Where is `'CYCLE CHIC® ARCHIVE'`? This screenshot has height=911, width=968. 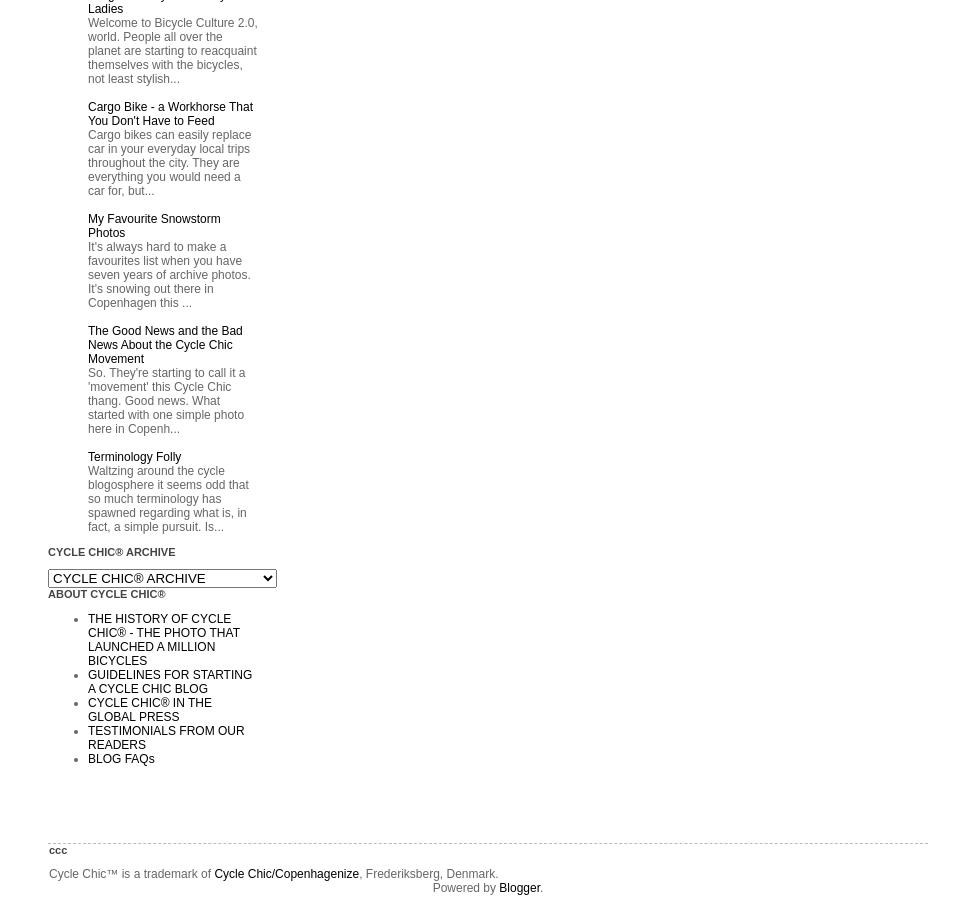 'CYCLE CHIC® ARCHIVE' is located at coordinates (111, 550).